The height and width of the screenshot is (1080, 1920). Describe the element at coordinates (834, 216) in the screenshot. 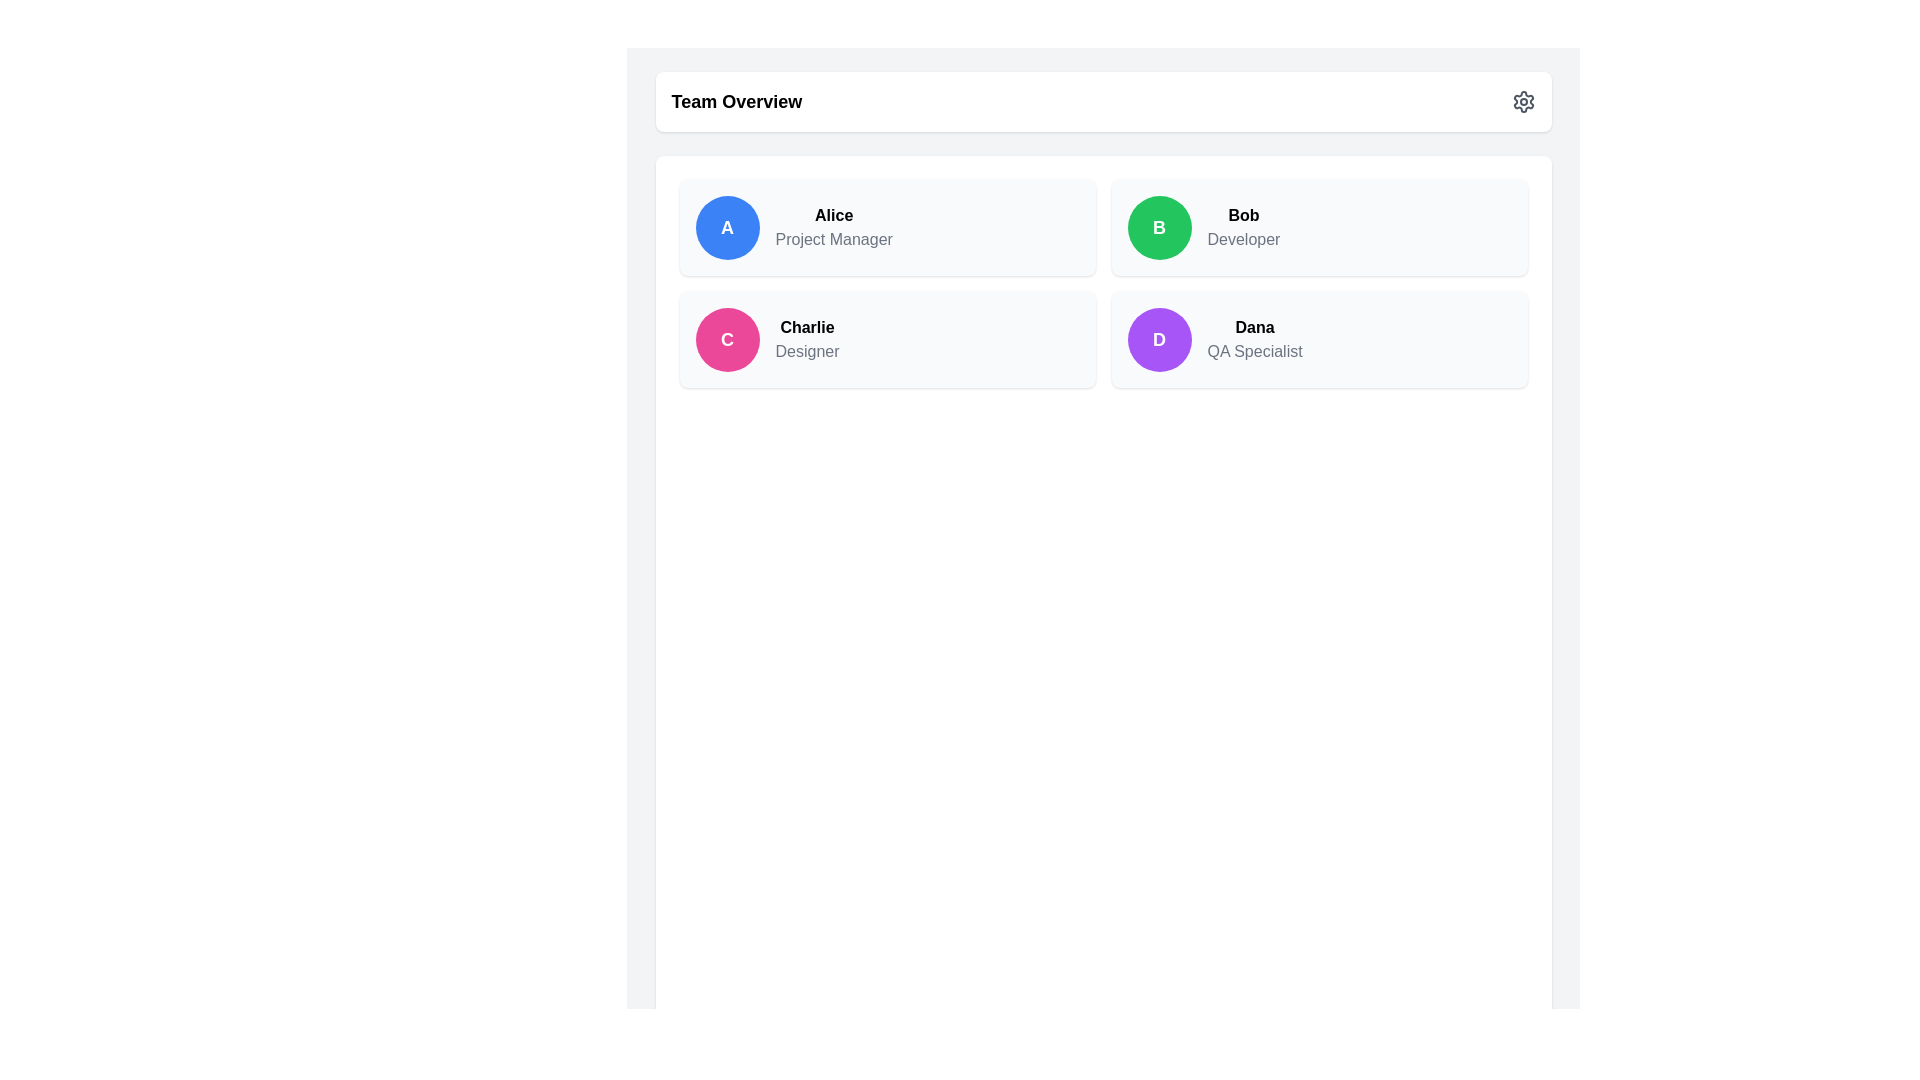

I see `the text label identifying the team member named 'Alice', who is a 'Project Manager', located in the top-left user card` at that location.